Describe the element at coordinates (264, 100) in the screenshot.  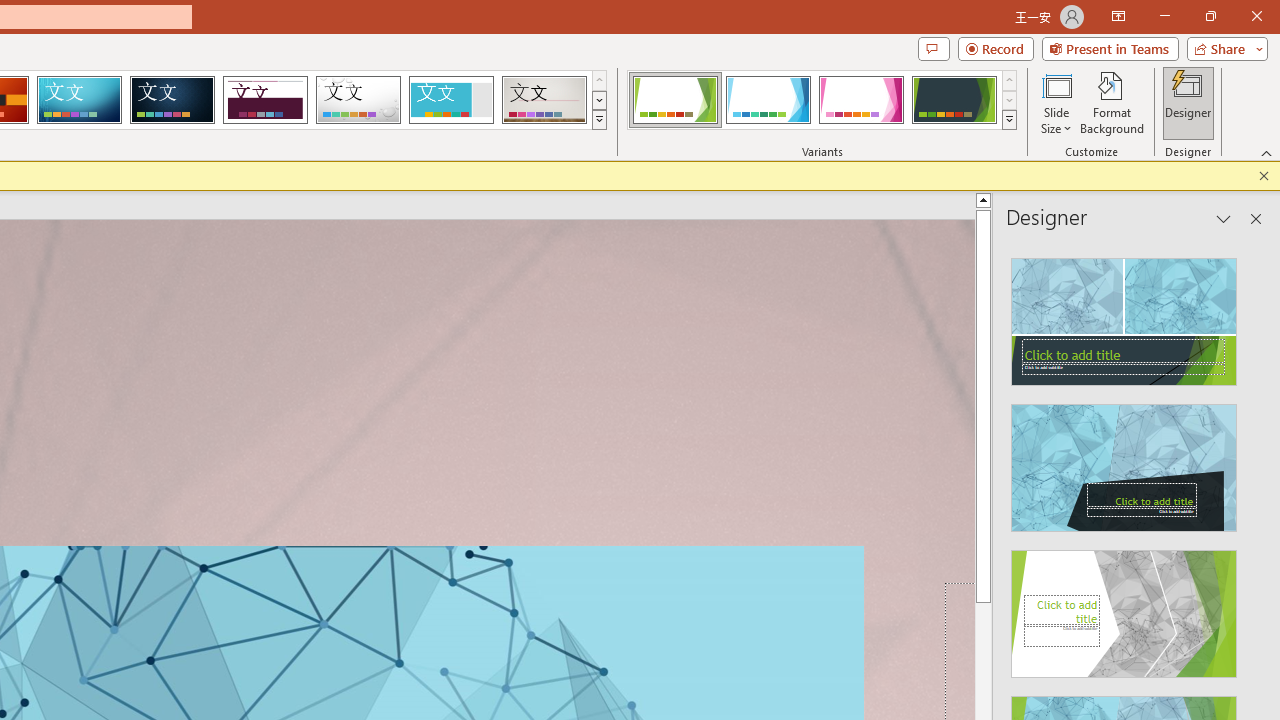
I see `'Dividend'` at that location.